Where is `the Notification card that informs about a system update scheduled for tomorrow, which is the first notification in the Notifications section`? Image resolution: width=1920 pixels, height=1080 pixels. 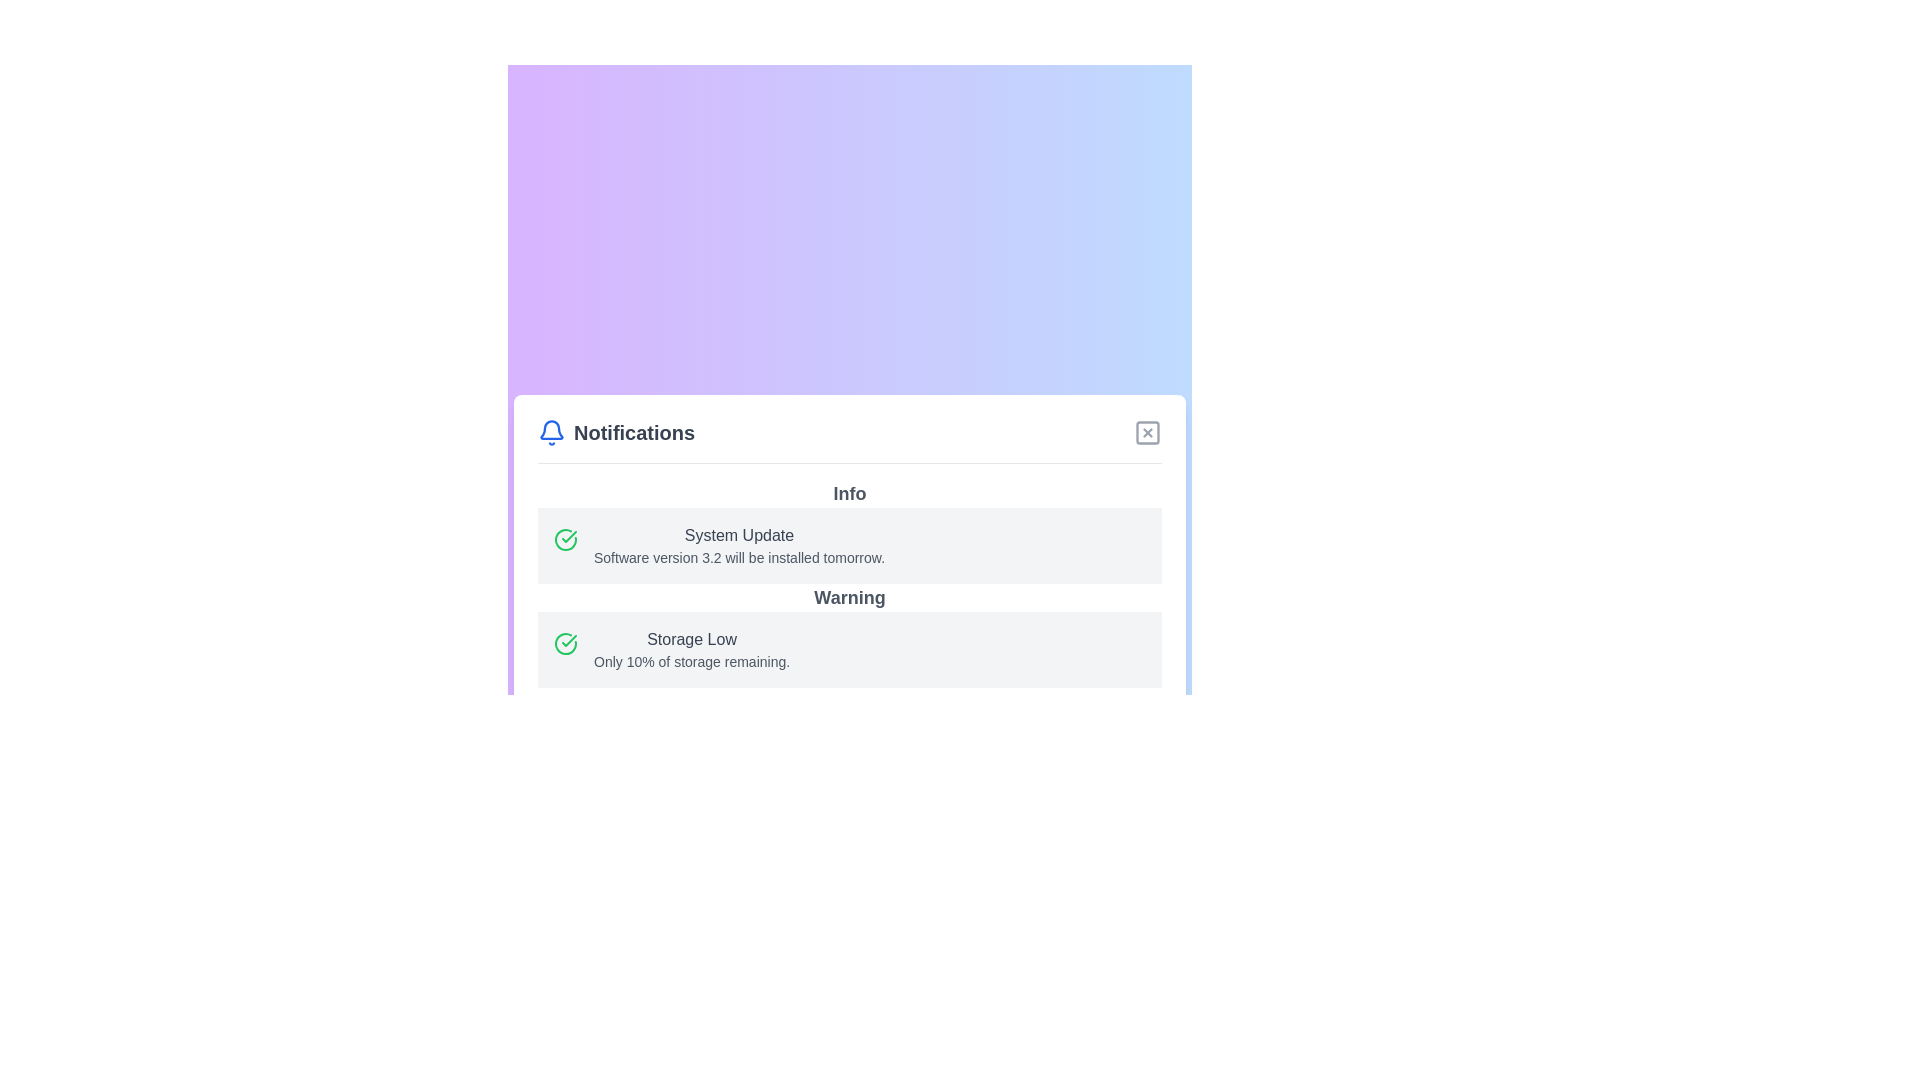
the Notification card that informs about a system update scheduled for tomorrow, which is the first notification in the Notifications section is located at coordinates (849, 530).